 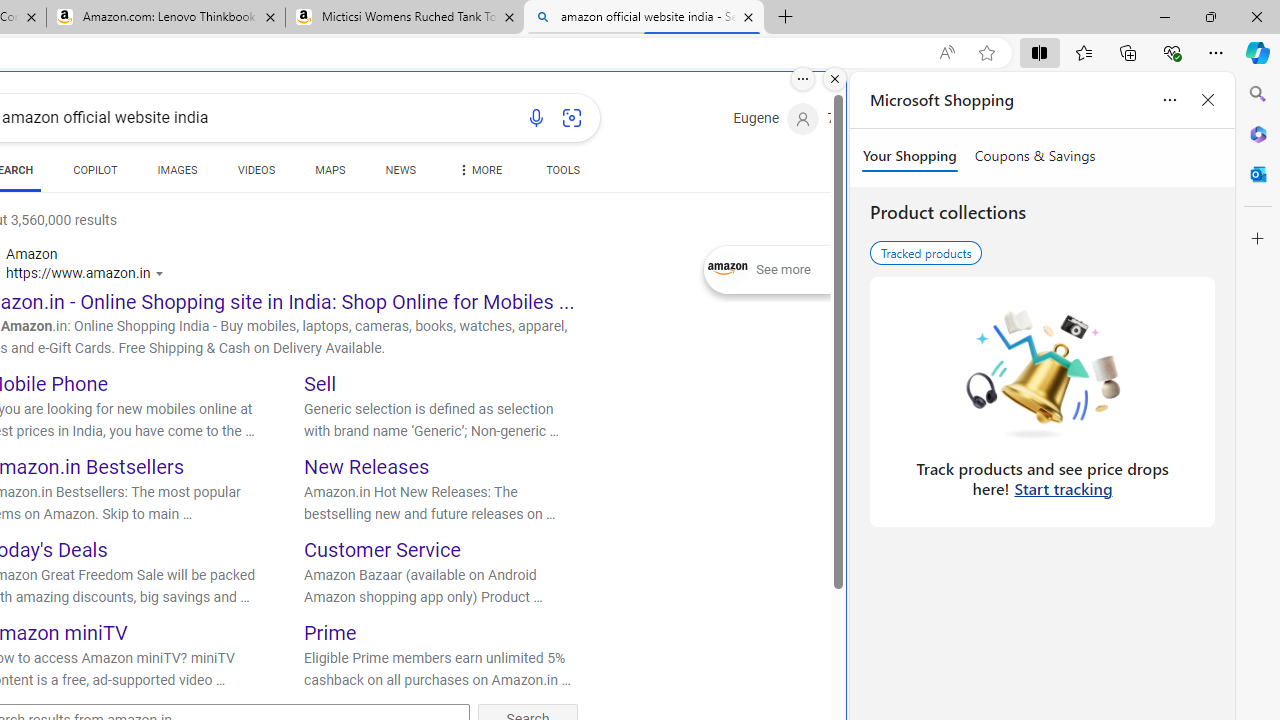 I want to click on 'Search using an image', so click(x=571, y=118).